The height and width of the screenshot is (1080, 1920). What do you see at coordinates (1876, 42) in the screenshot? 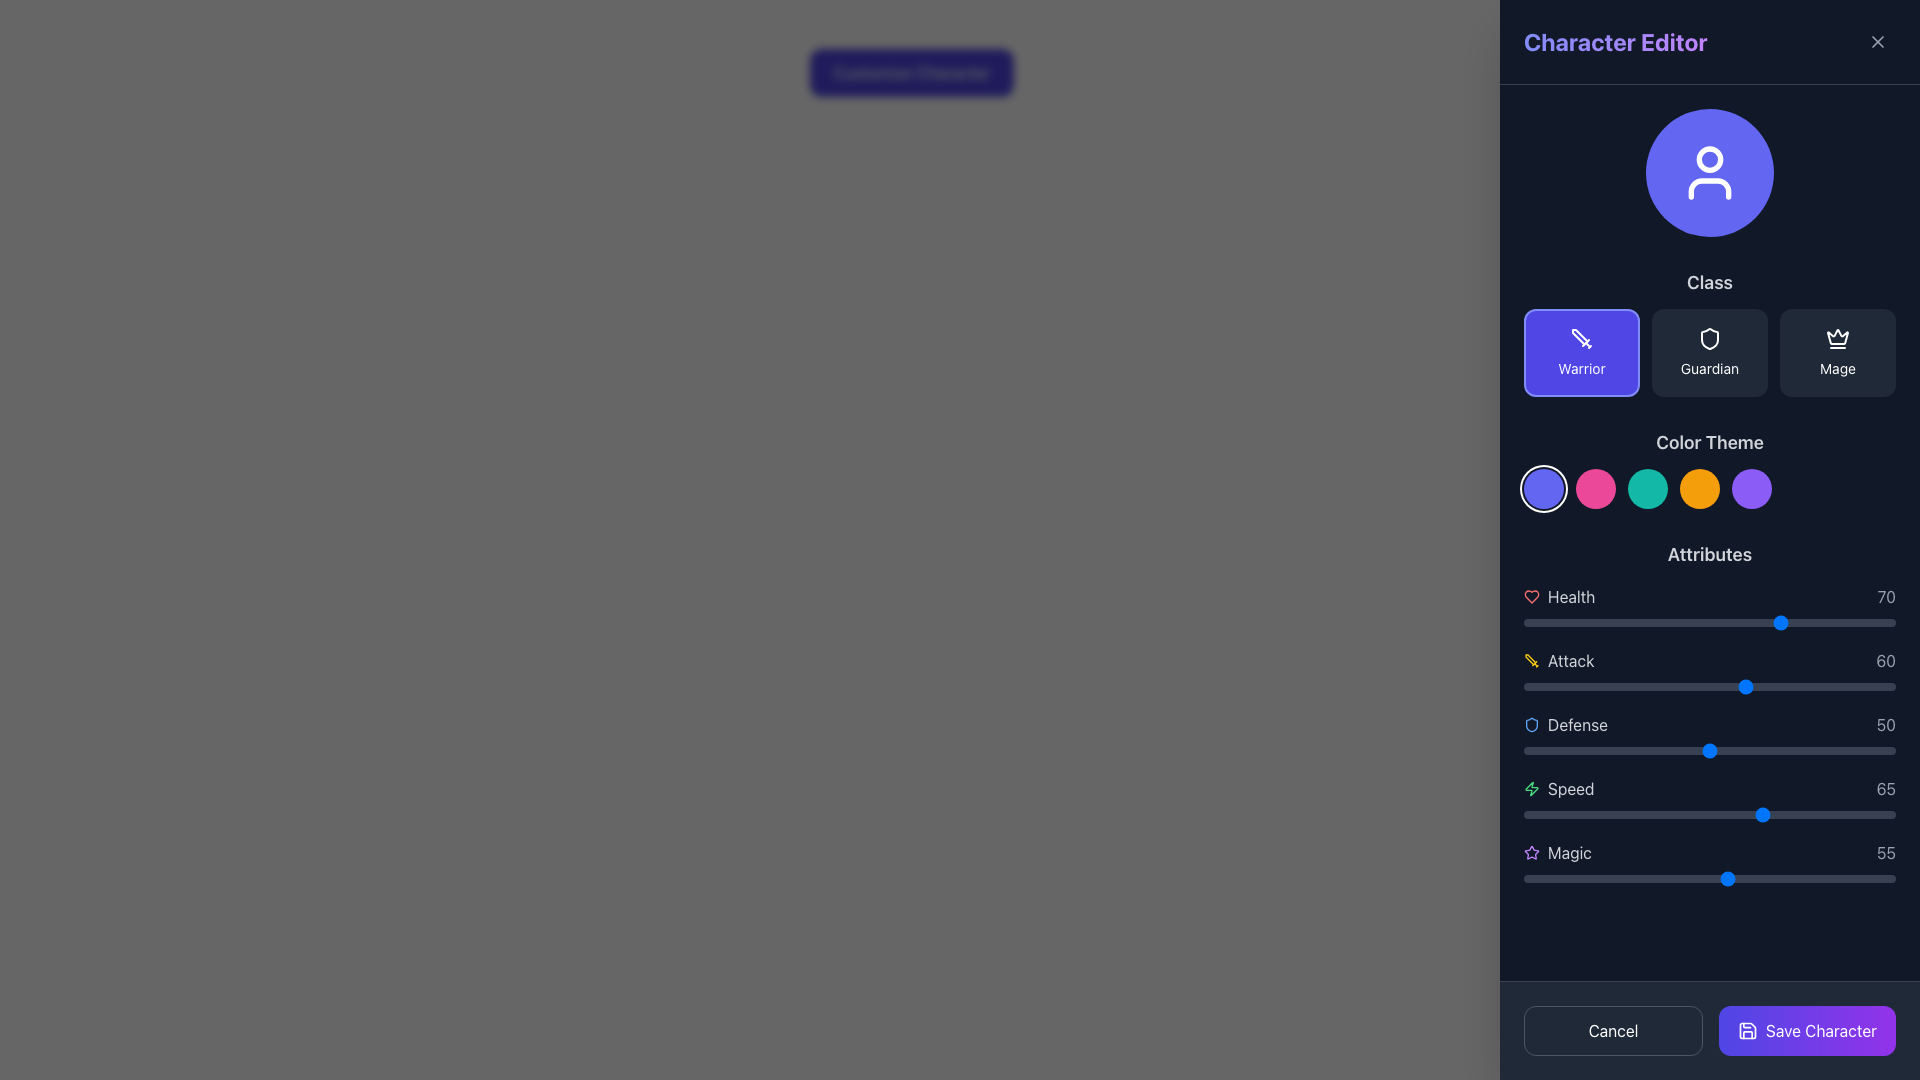
I see `the close button icon, styled as an 'X' inside a square, located at the top right corner of the 'Character Editor' panel` at bounding box center [1876, 42].